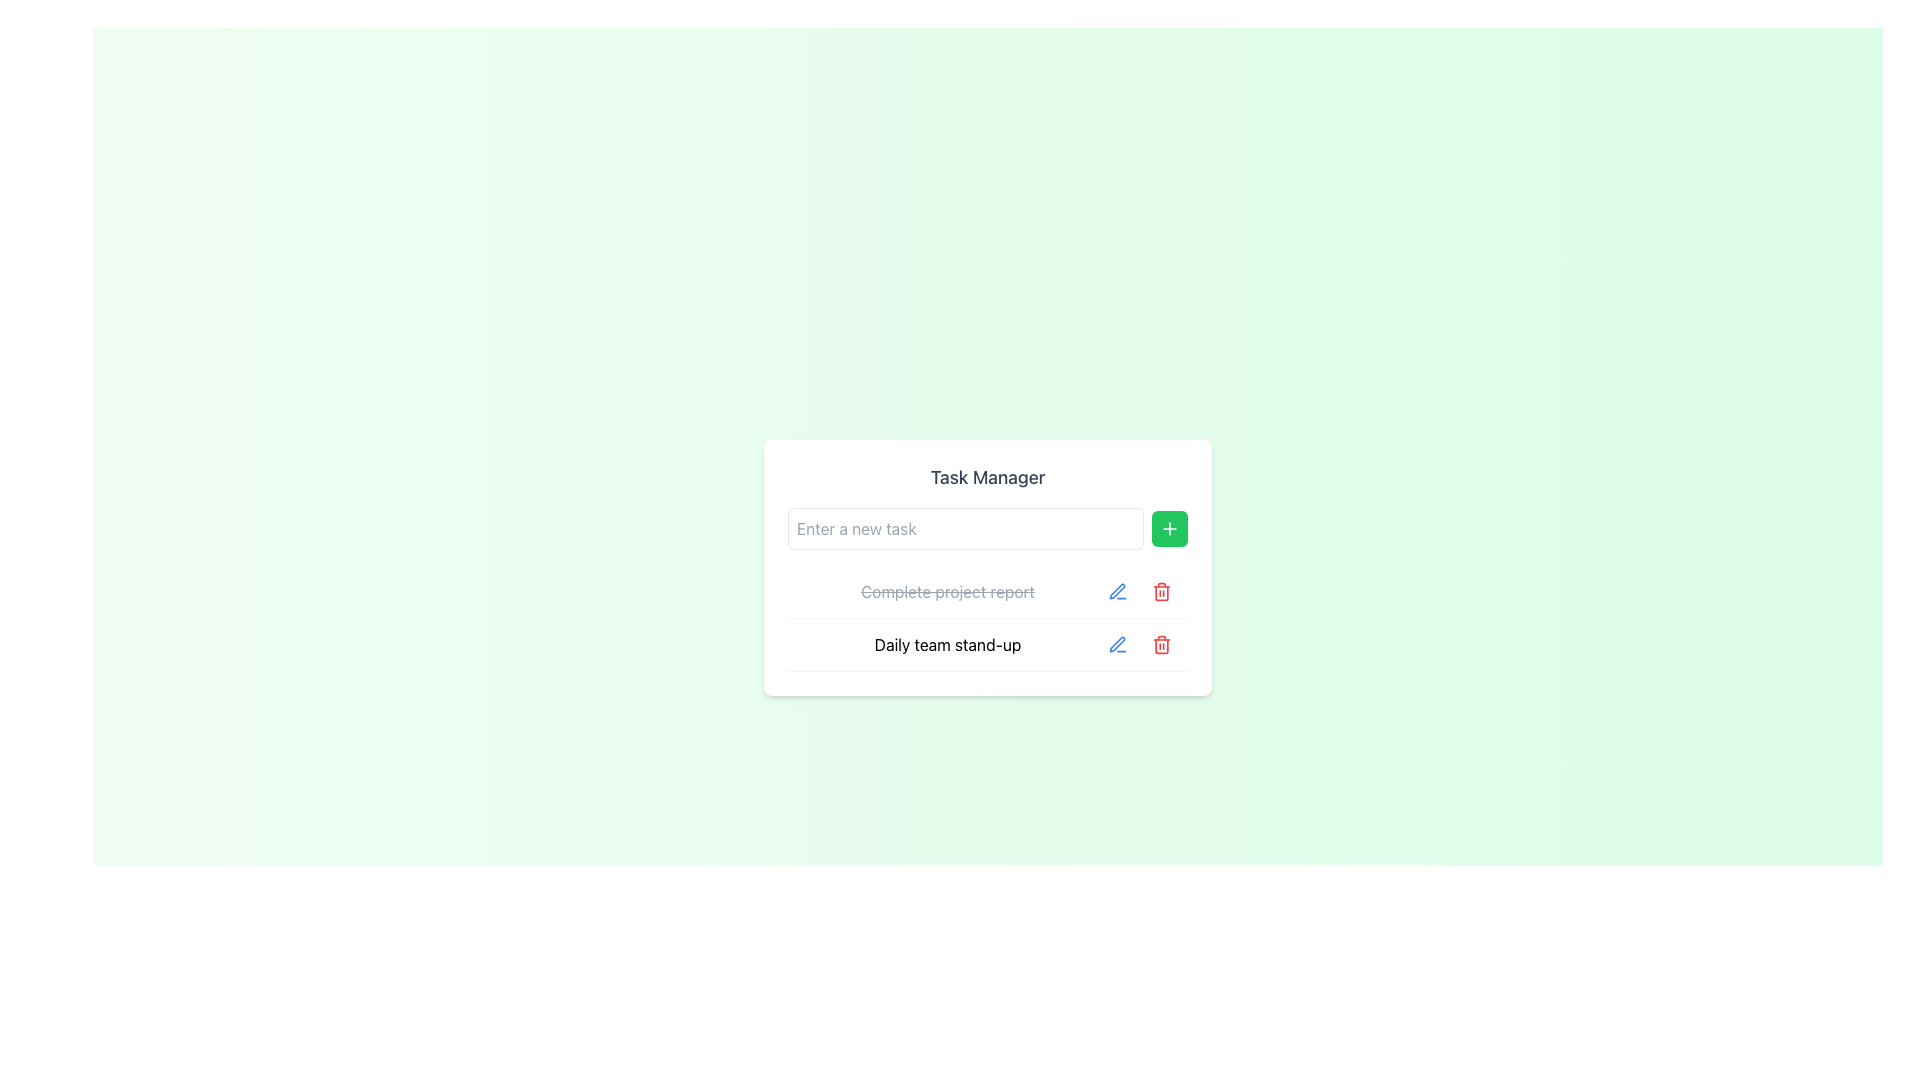 The height and width of the screenshot is (1080, 1920). I want to click on the button that adds a new task, so click(1170, 527).